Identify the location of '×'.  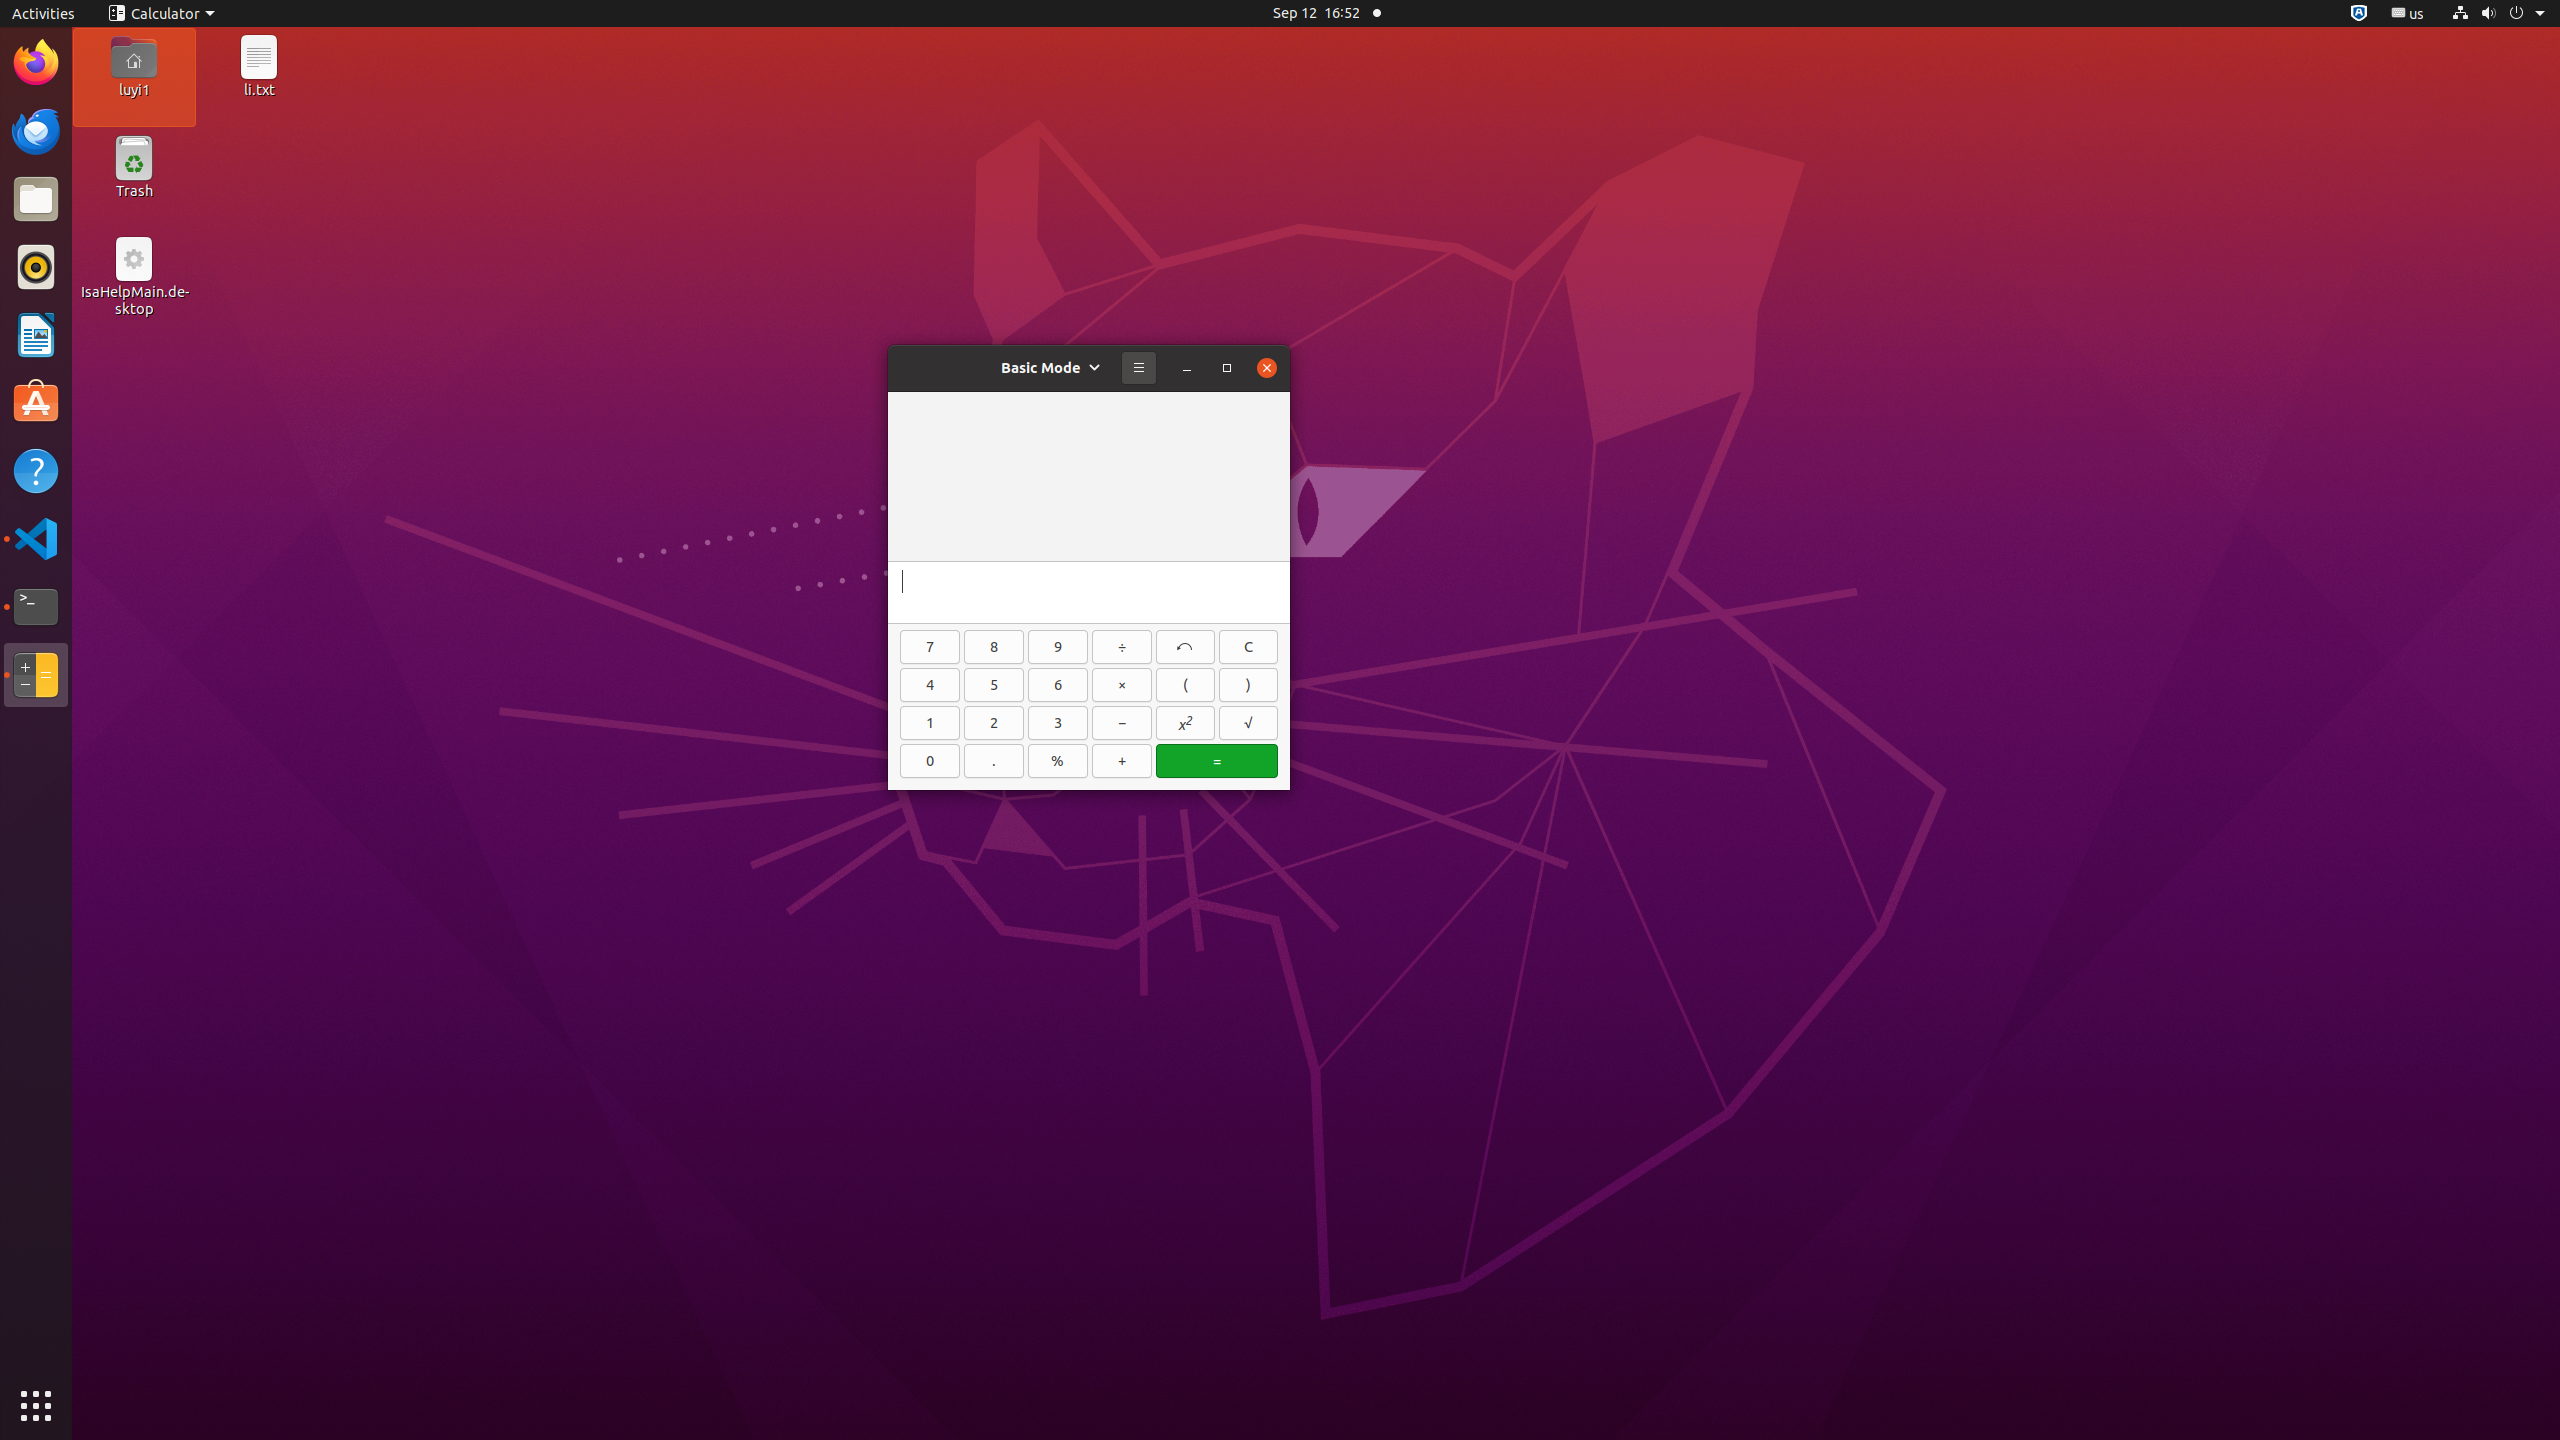
(1121, 685).